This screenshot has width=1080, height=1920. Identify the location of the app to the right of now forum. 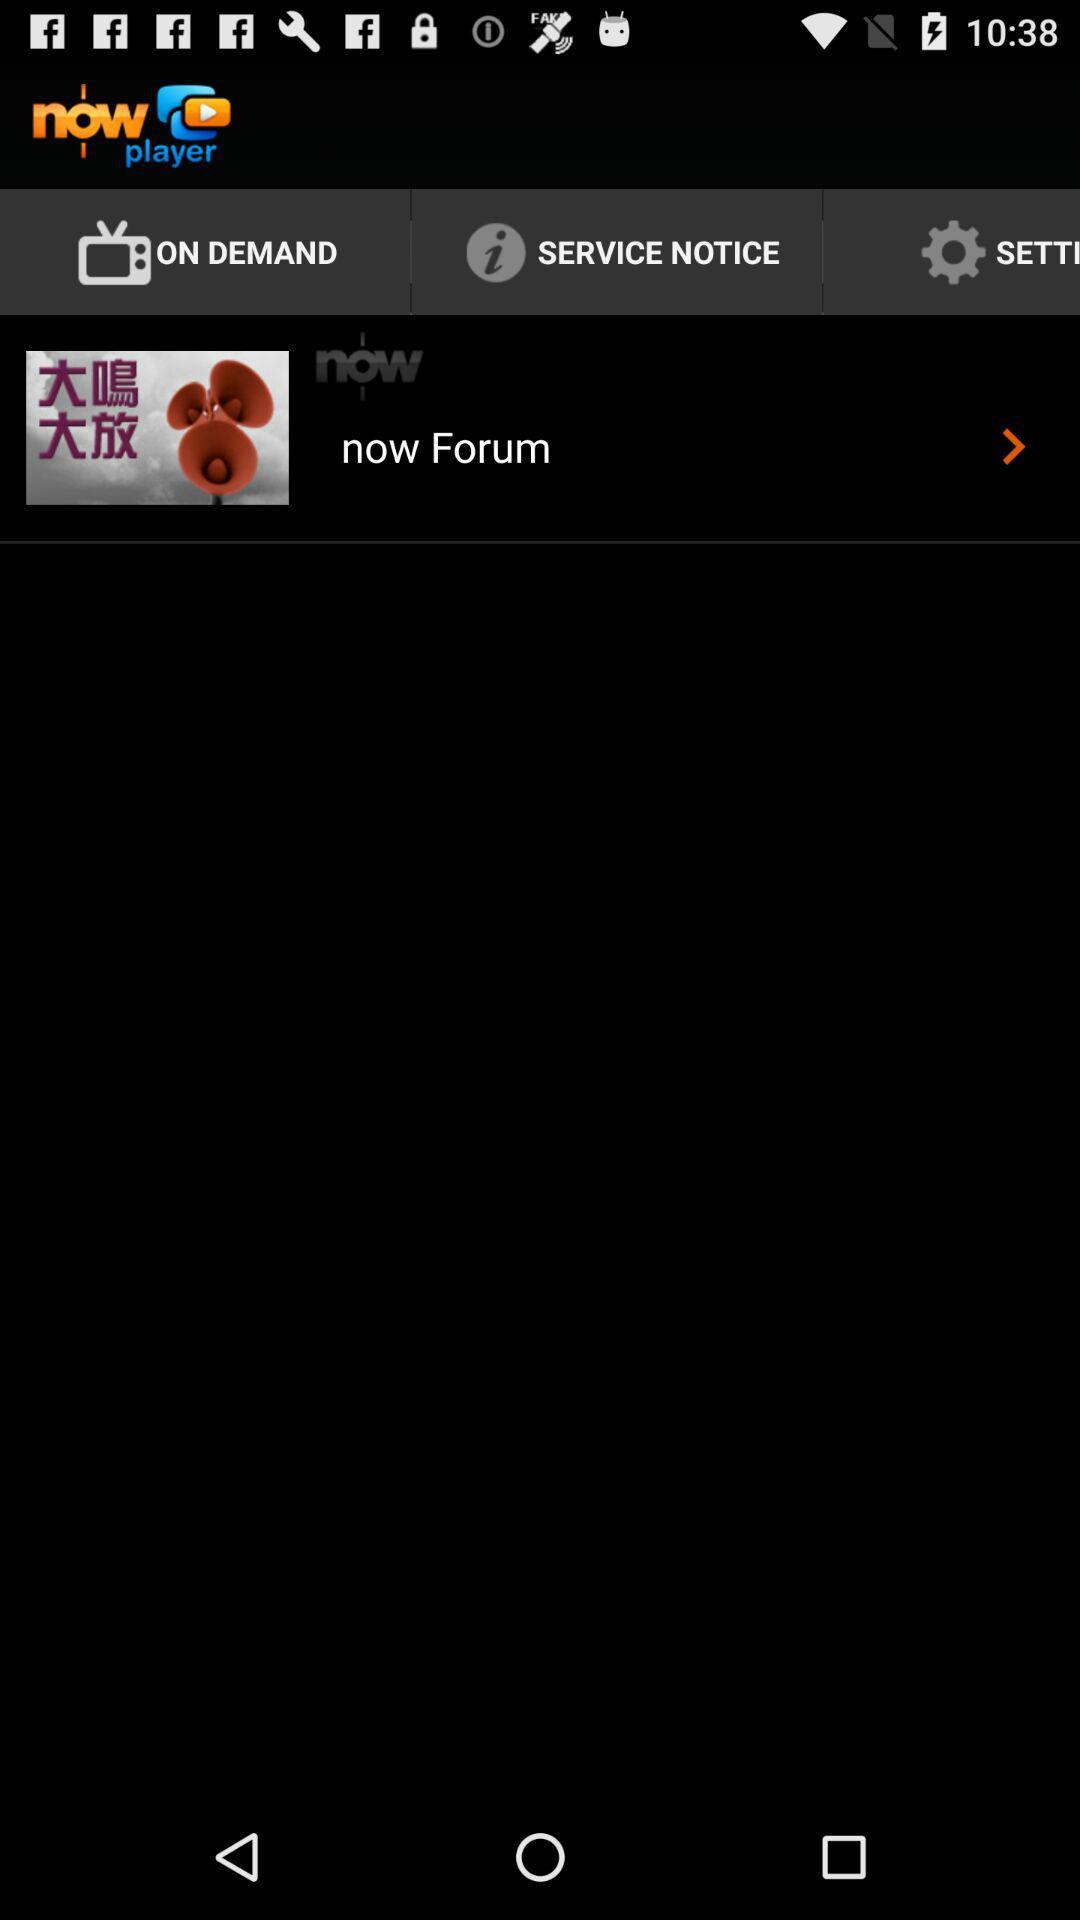
(1014, 445).